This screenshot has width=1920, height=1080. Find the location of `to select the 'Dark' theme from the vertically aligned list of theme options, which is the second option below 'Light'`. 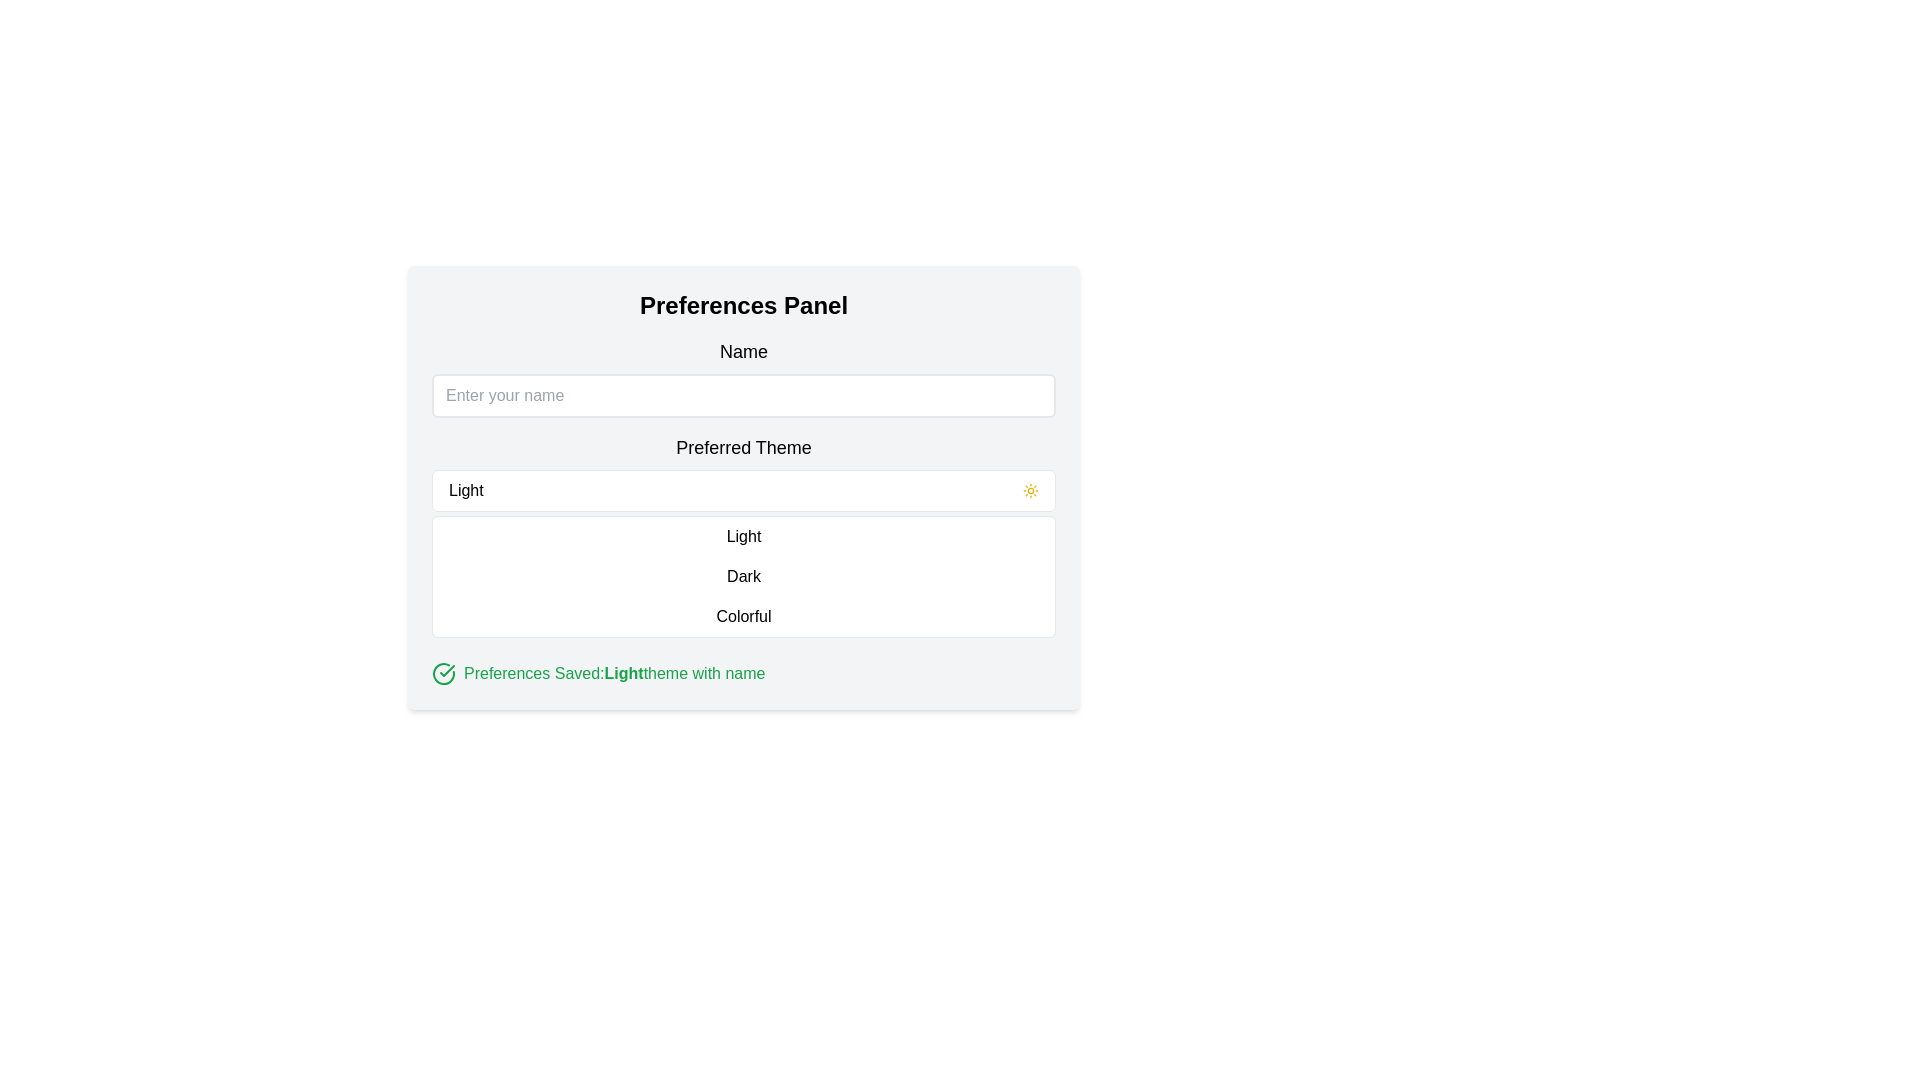

to select the 'Dark' theme from the vertically aligned list of theme options, which is the second option below 'Light' is located at coordinates (743, 577).